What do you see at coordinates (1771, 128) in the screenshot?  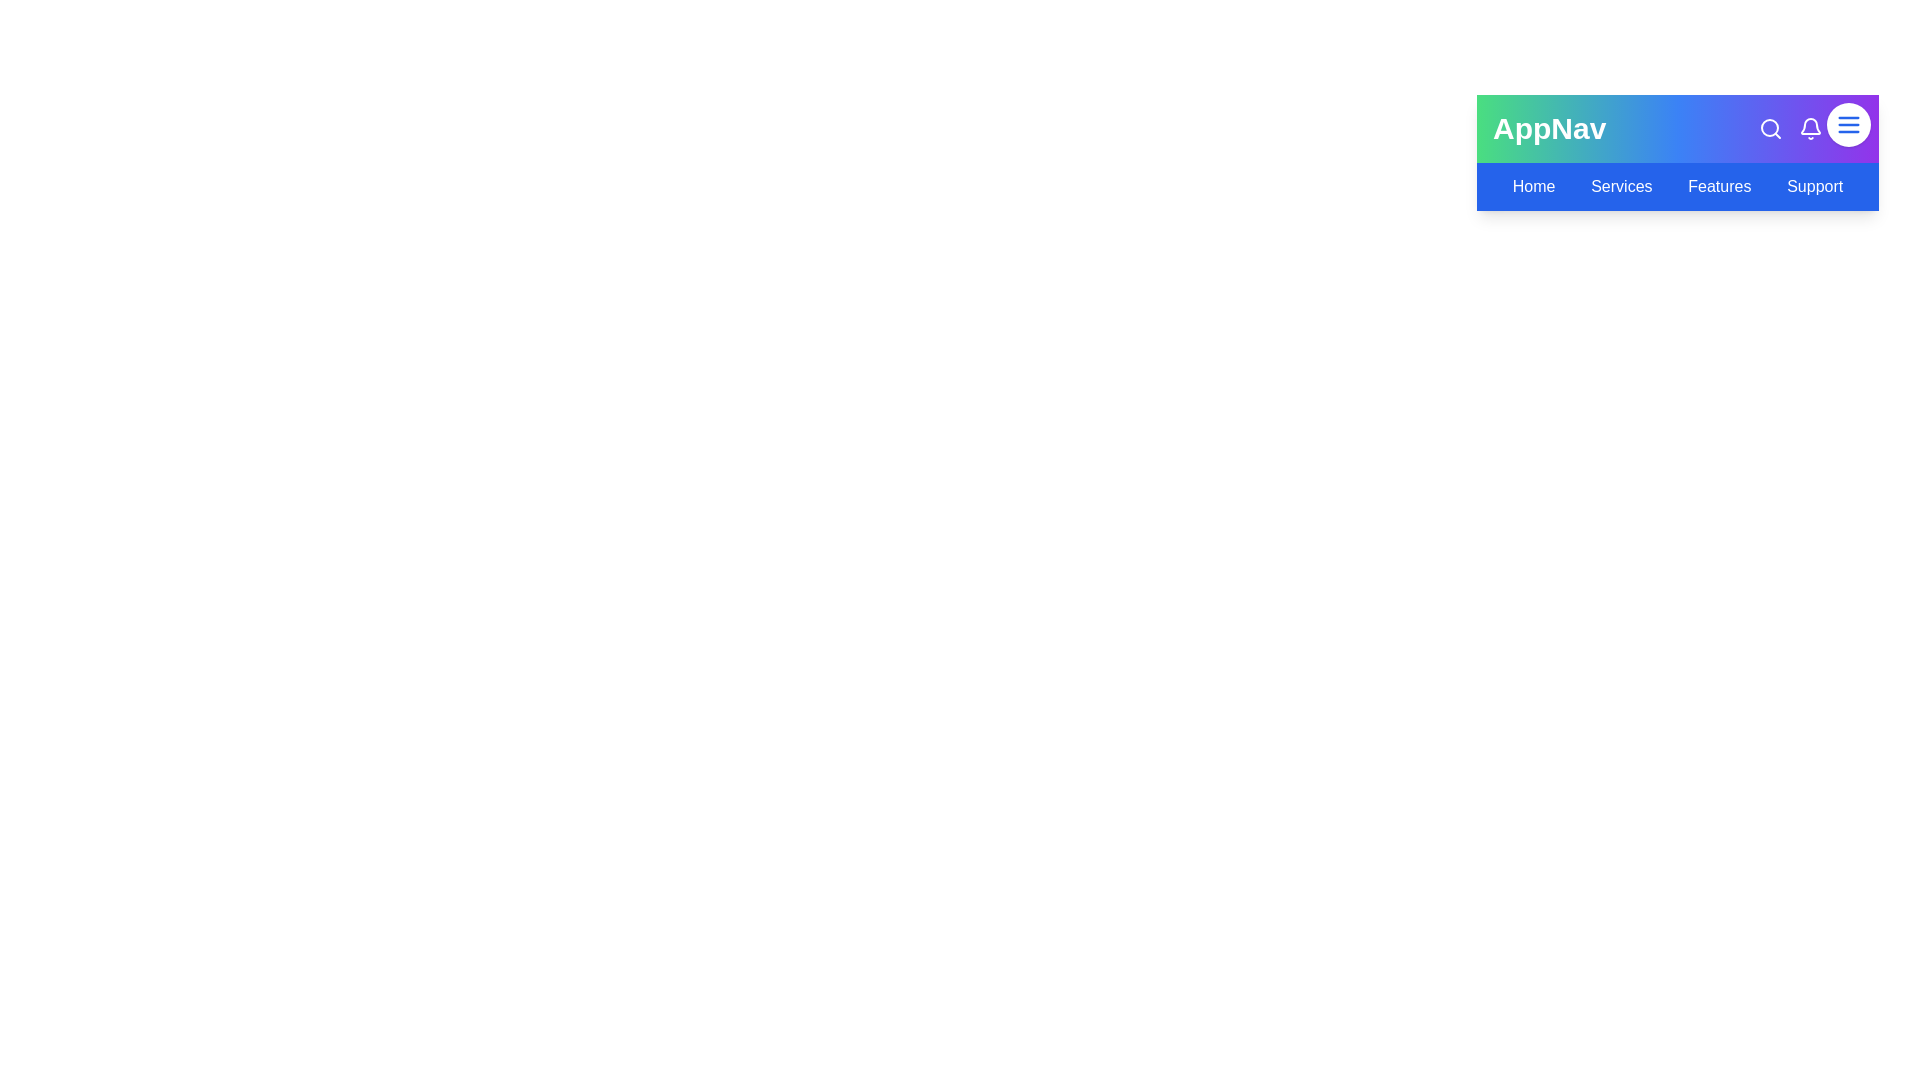 I see `the search icon to activate the search functionality` at bounding box center [1771, 128].